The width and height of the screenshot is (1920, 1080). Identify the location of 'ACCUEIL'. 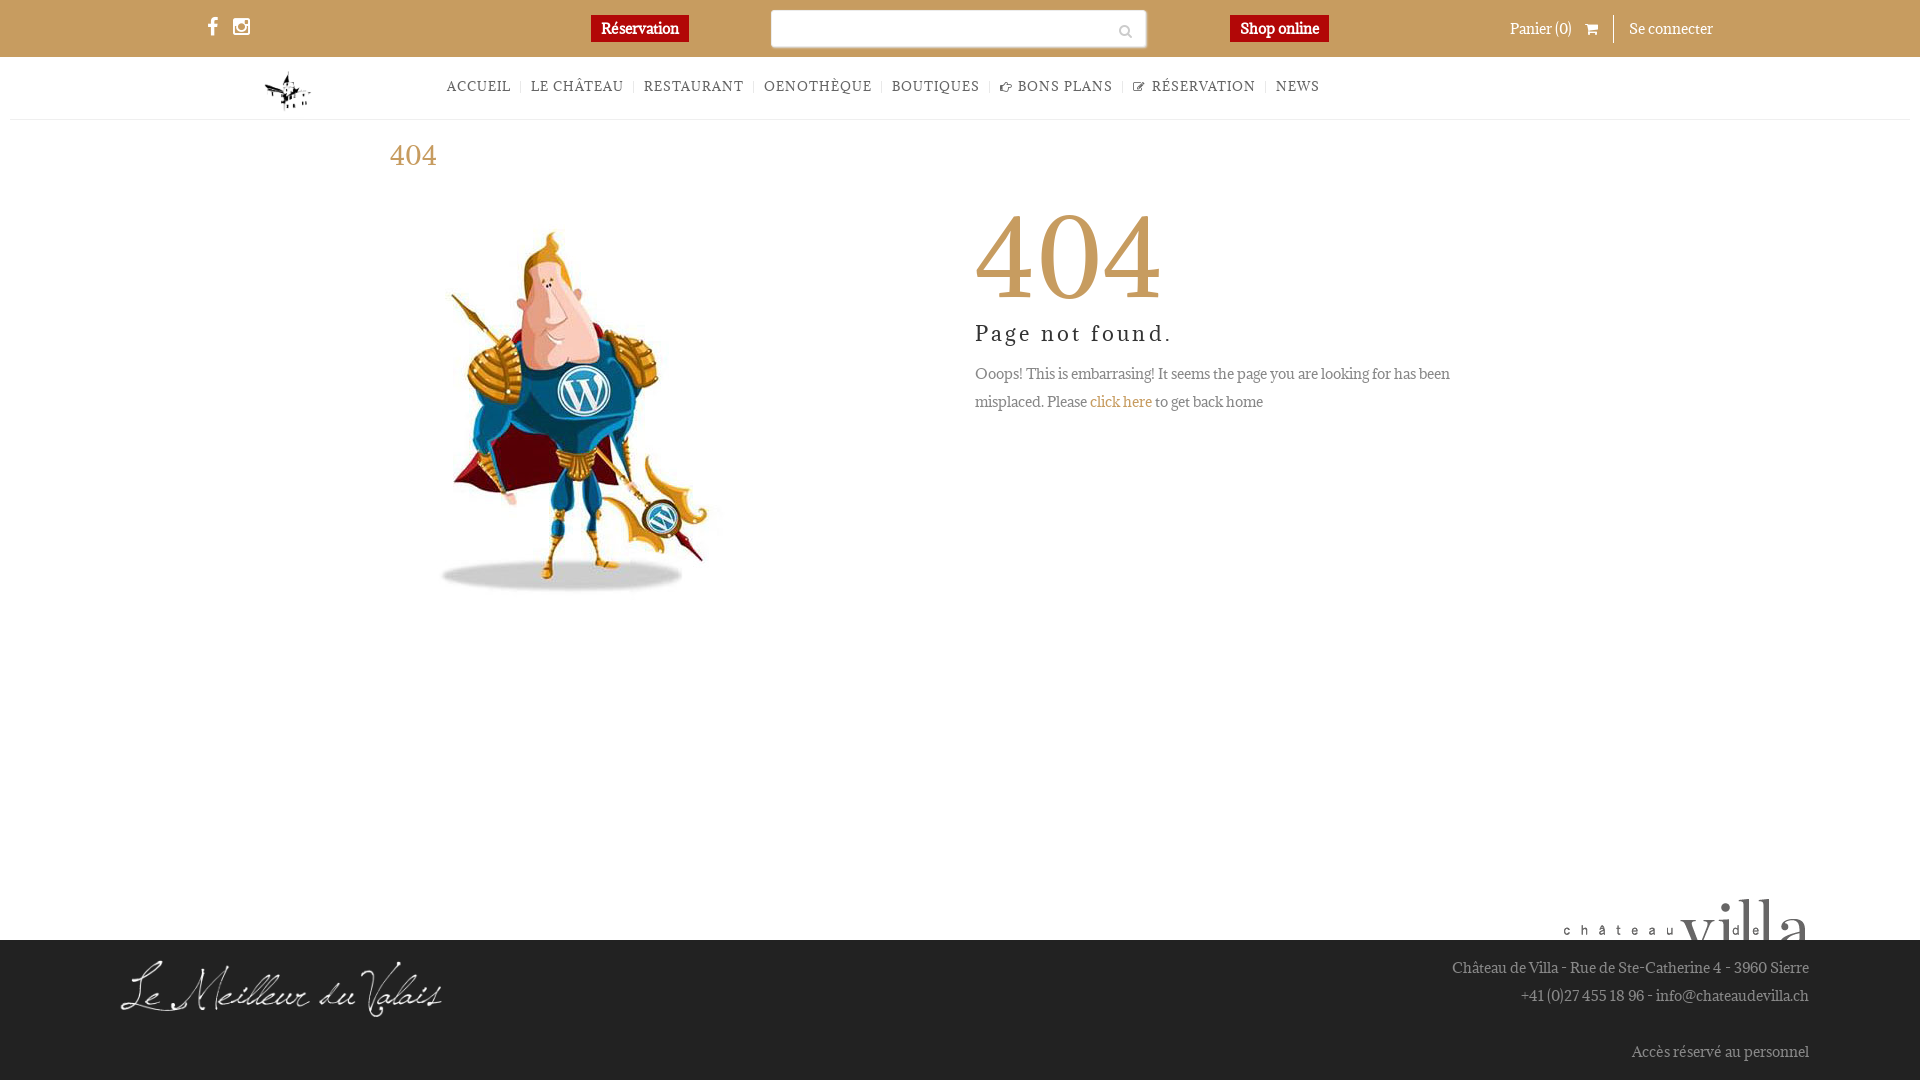
(478, 86).